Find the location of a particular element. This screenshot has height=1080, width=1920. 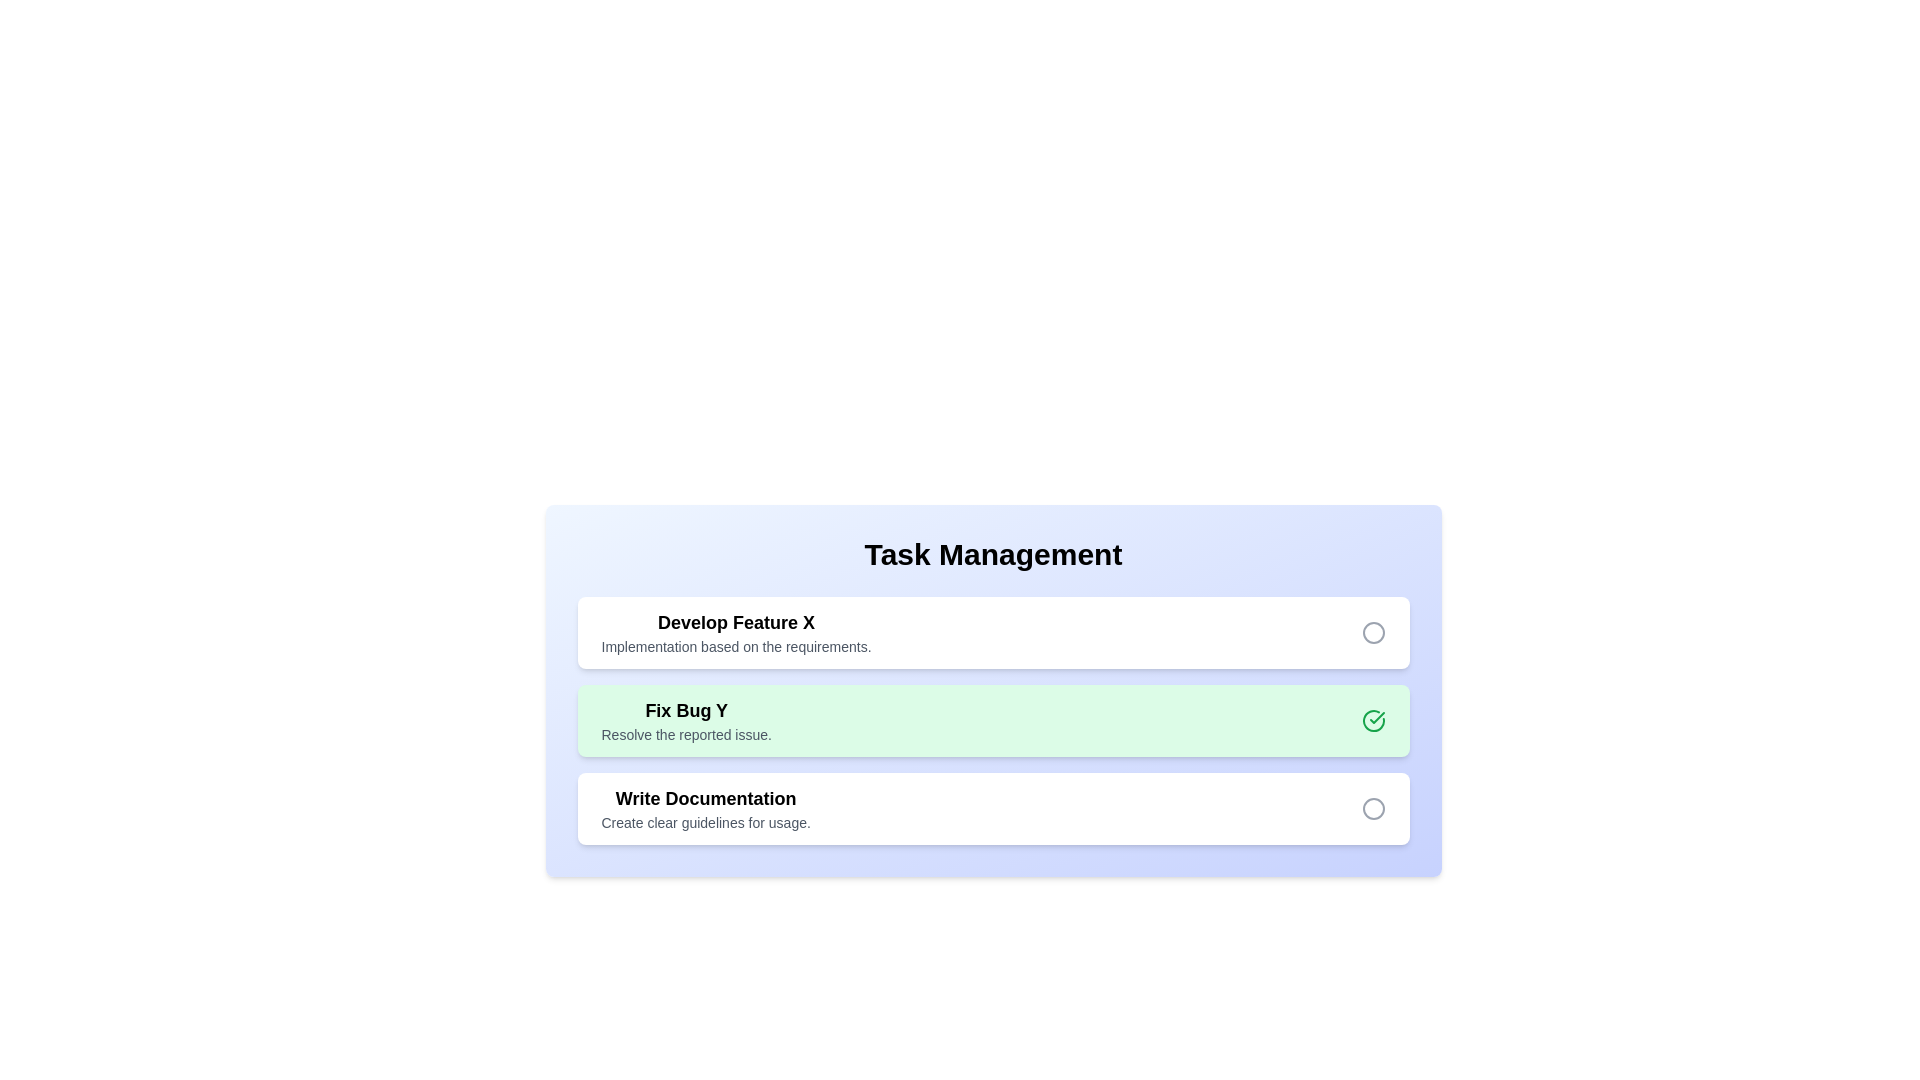

the task chip corresponding to Develop Feature X to toggle its completion status is located at coordinates (735, 632).